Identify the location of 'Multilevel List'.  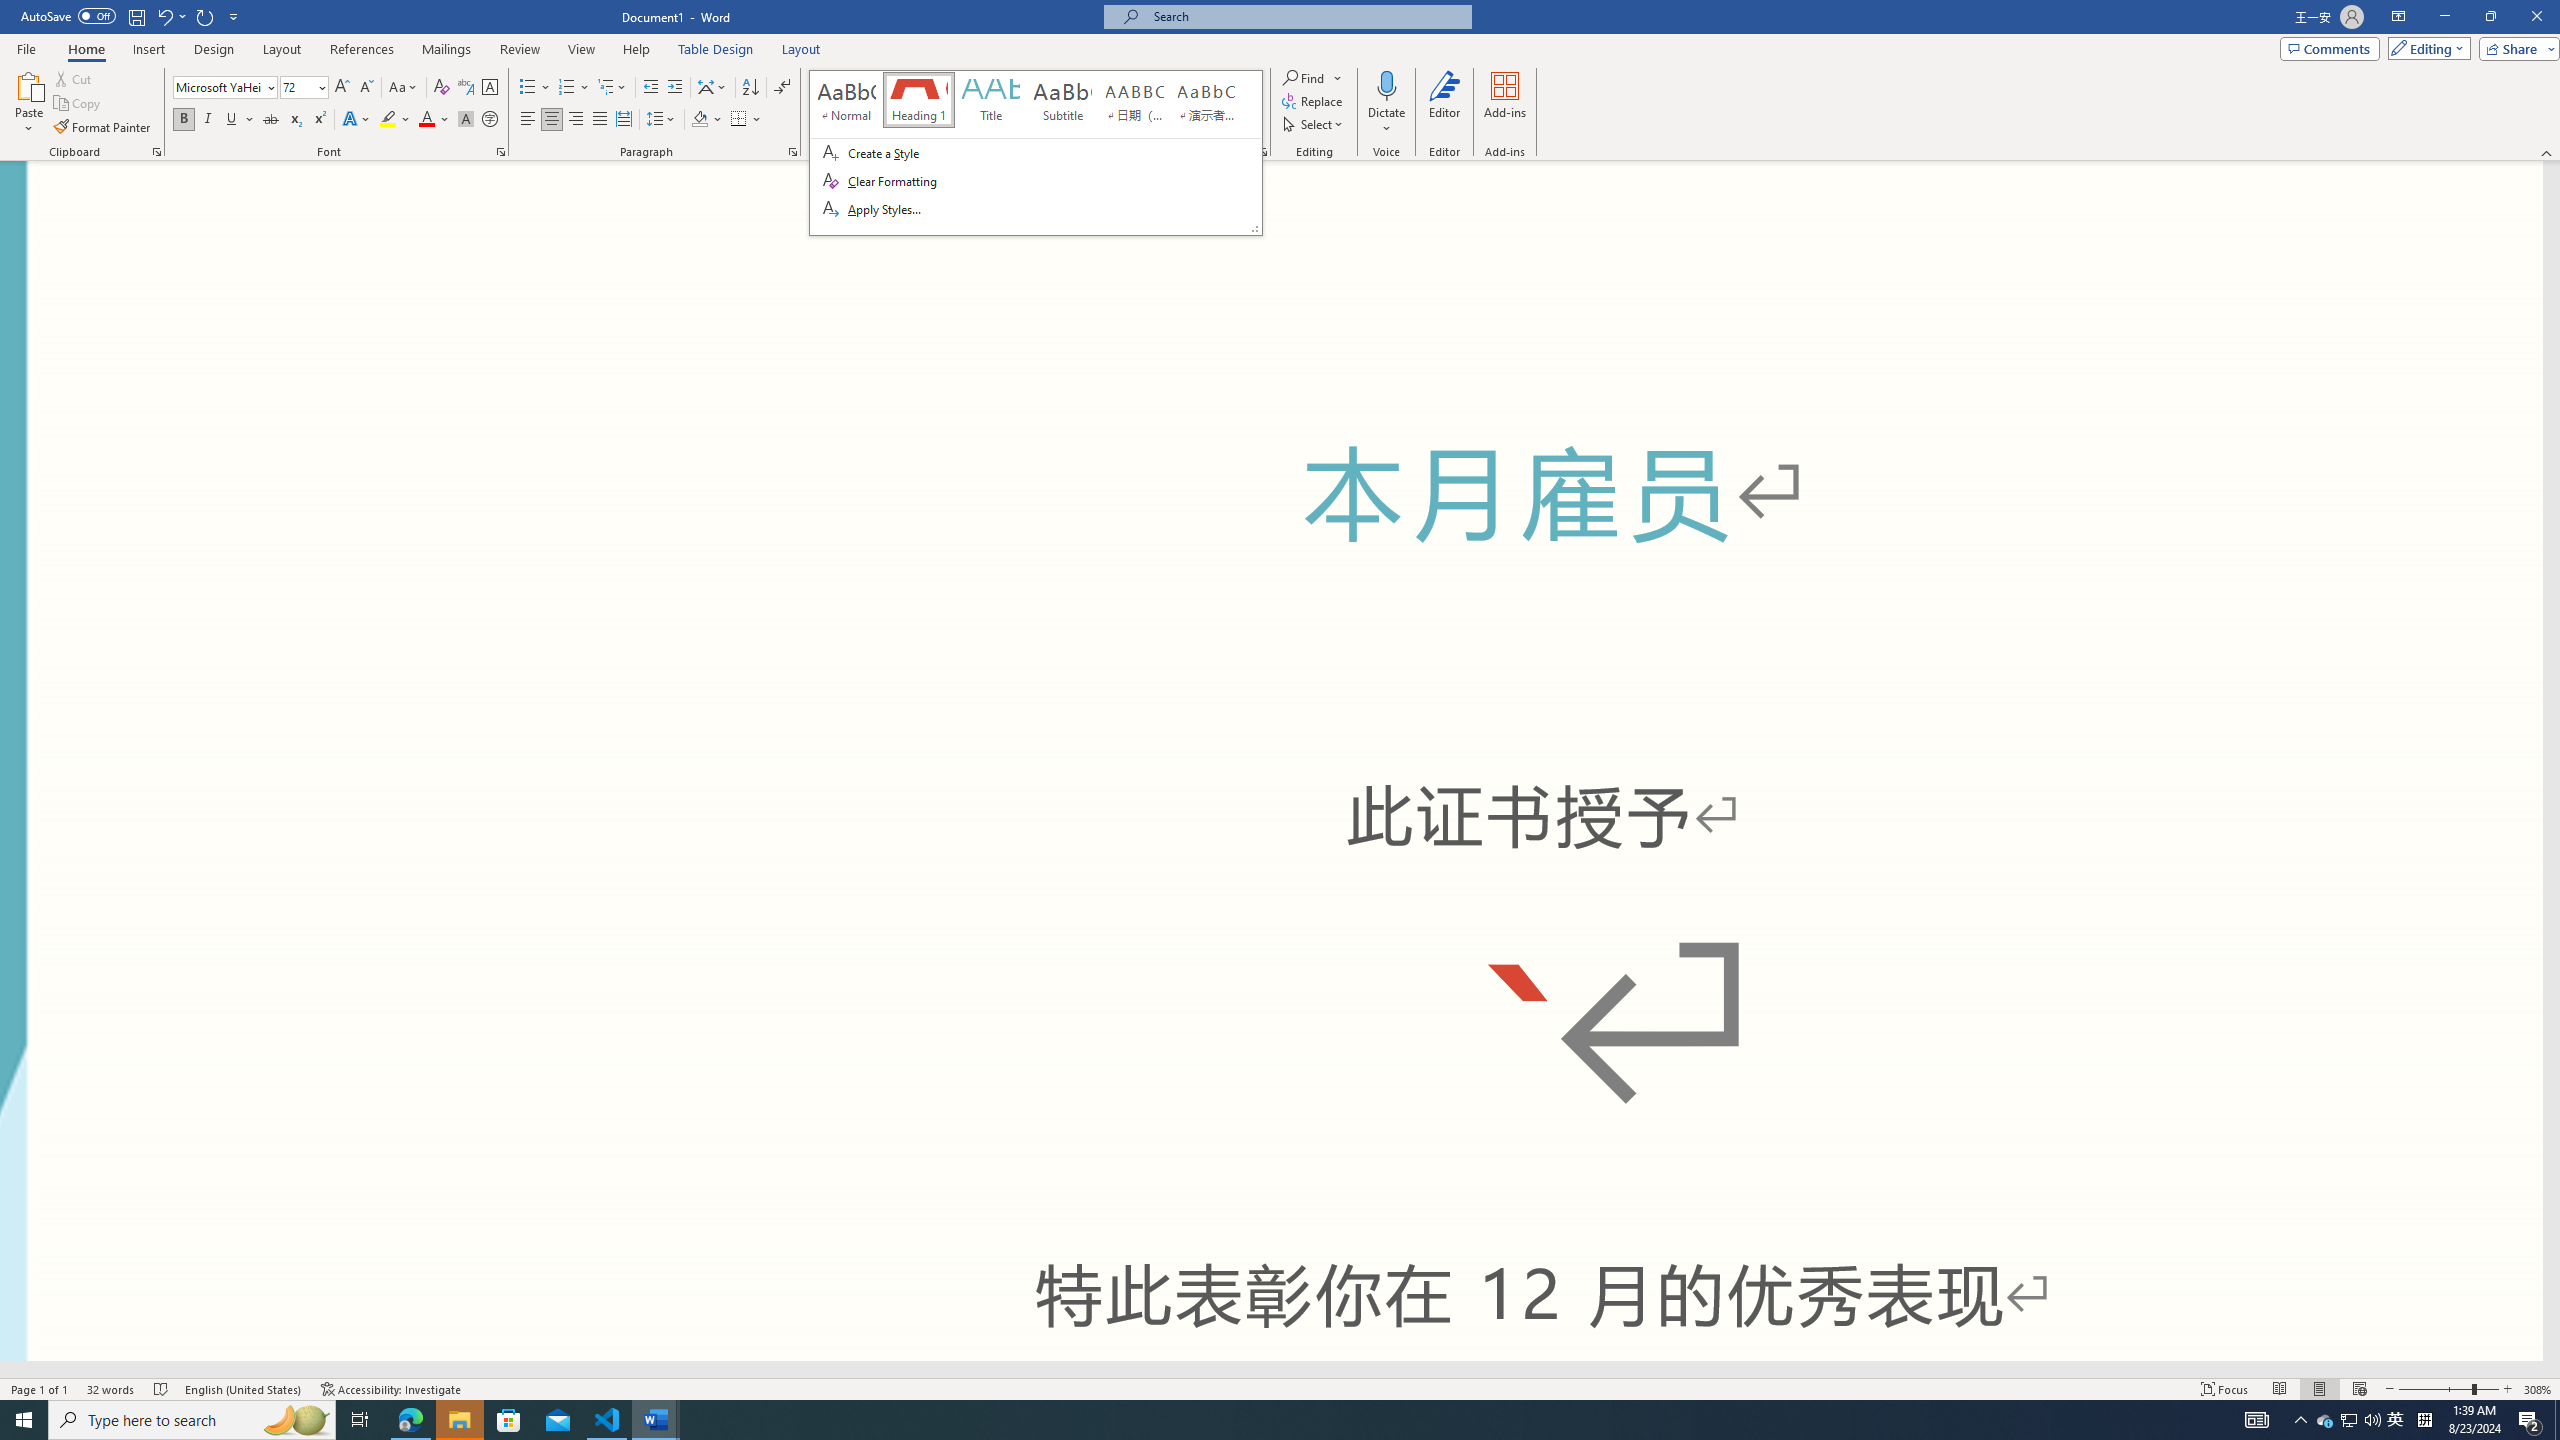
(611, 87).